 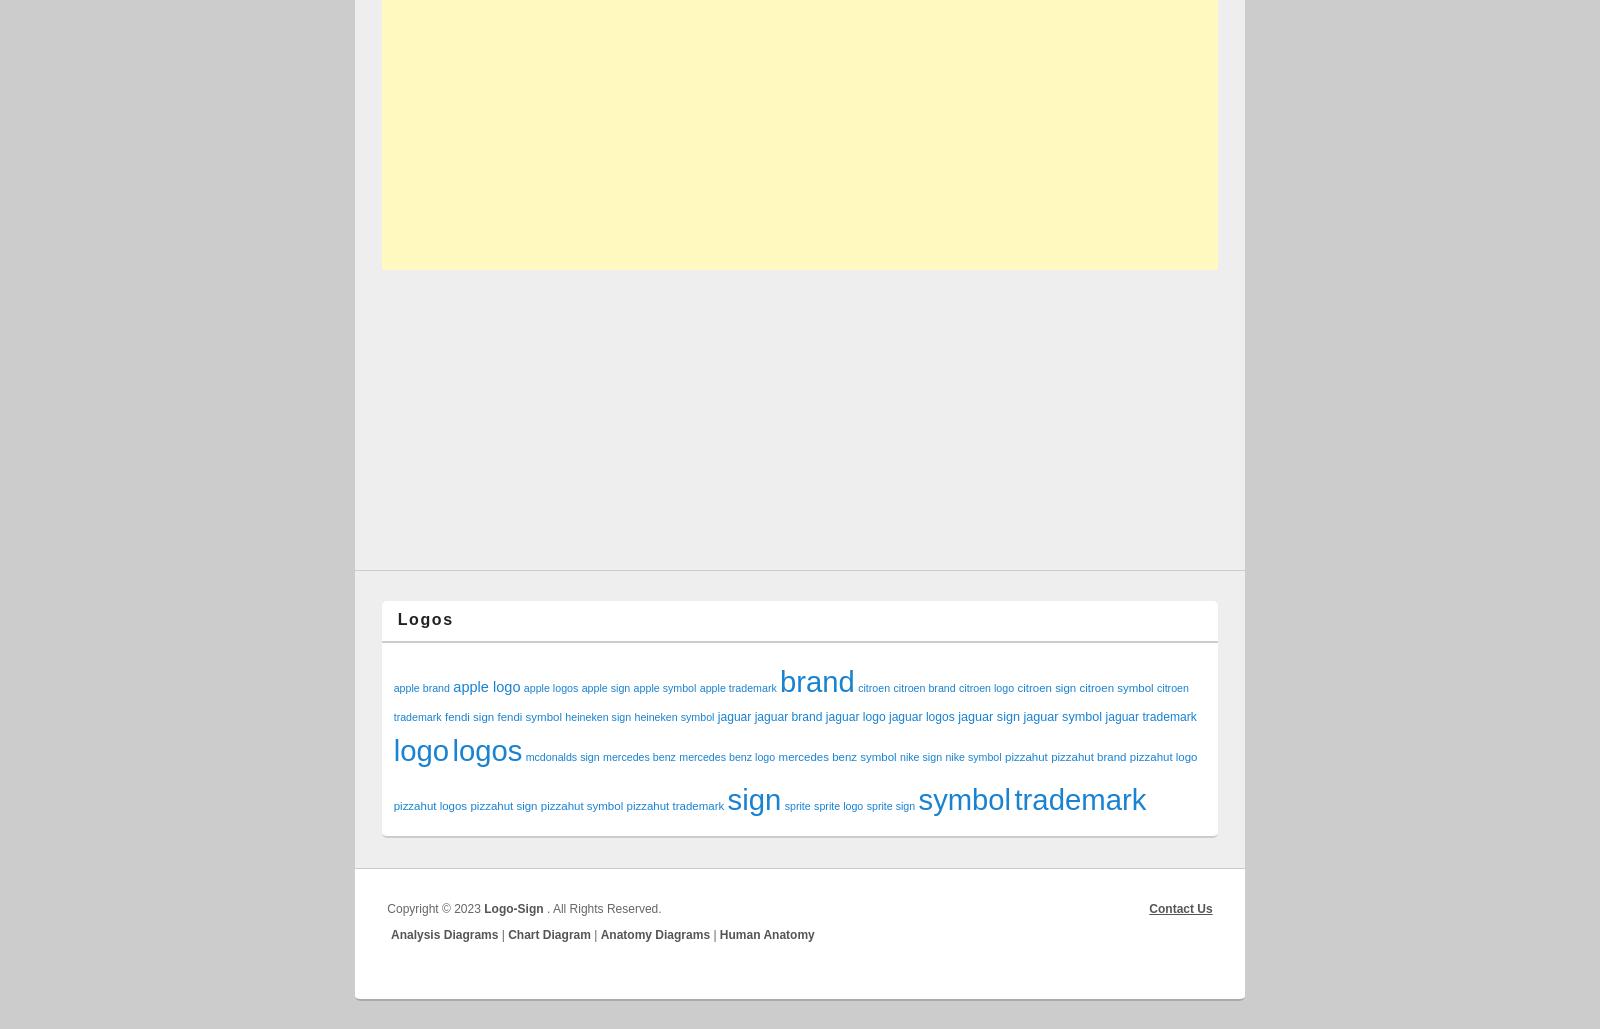 What do you see at coordinates (1014, 798) in the screenshot?
I see `'trademark'` at bounding box center [1014, 798].